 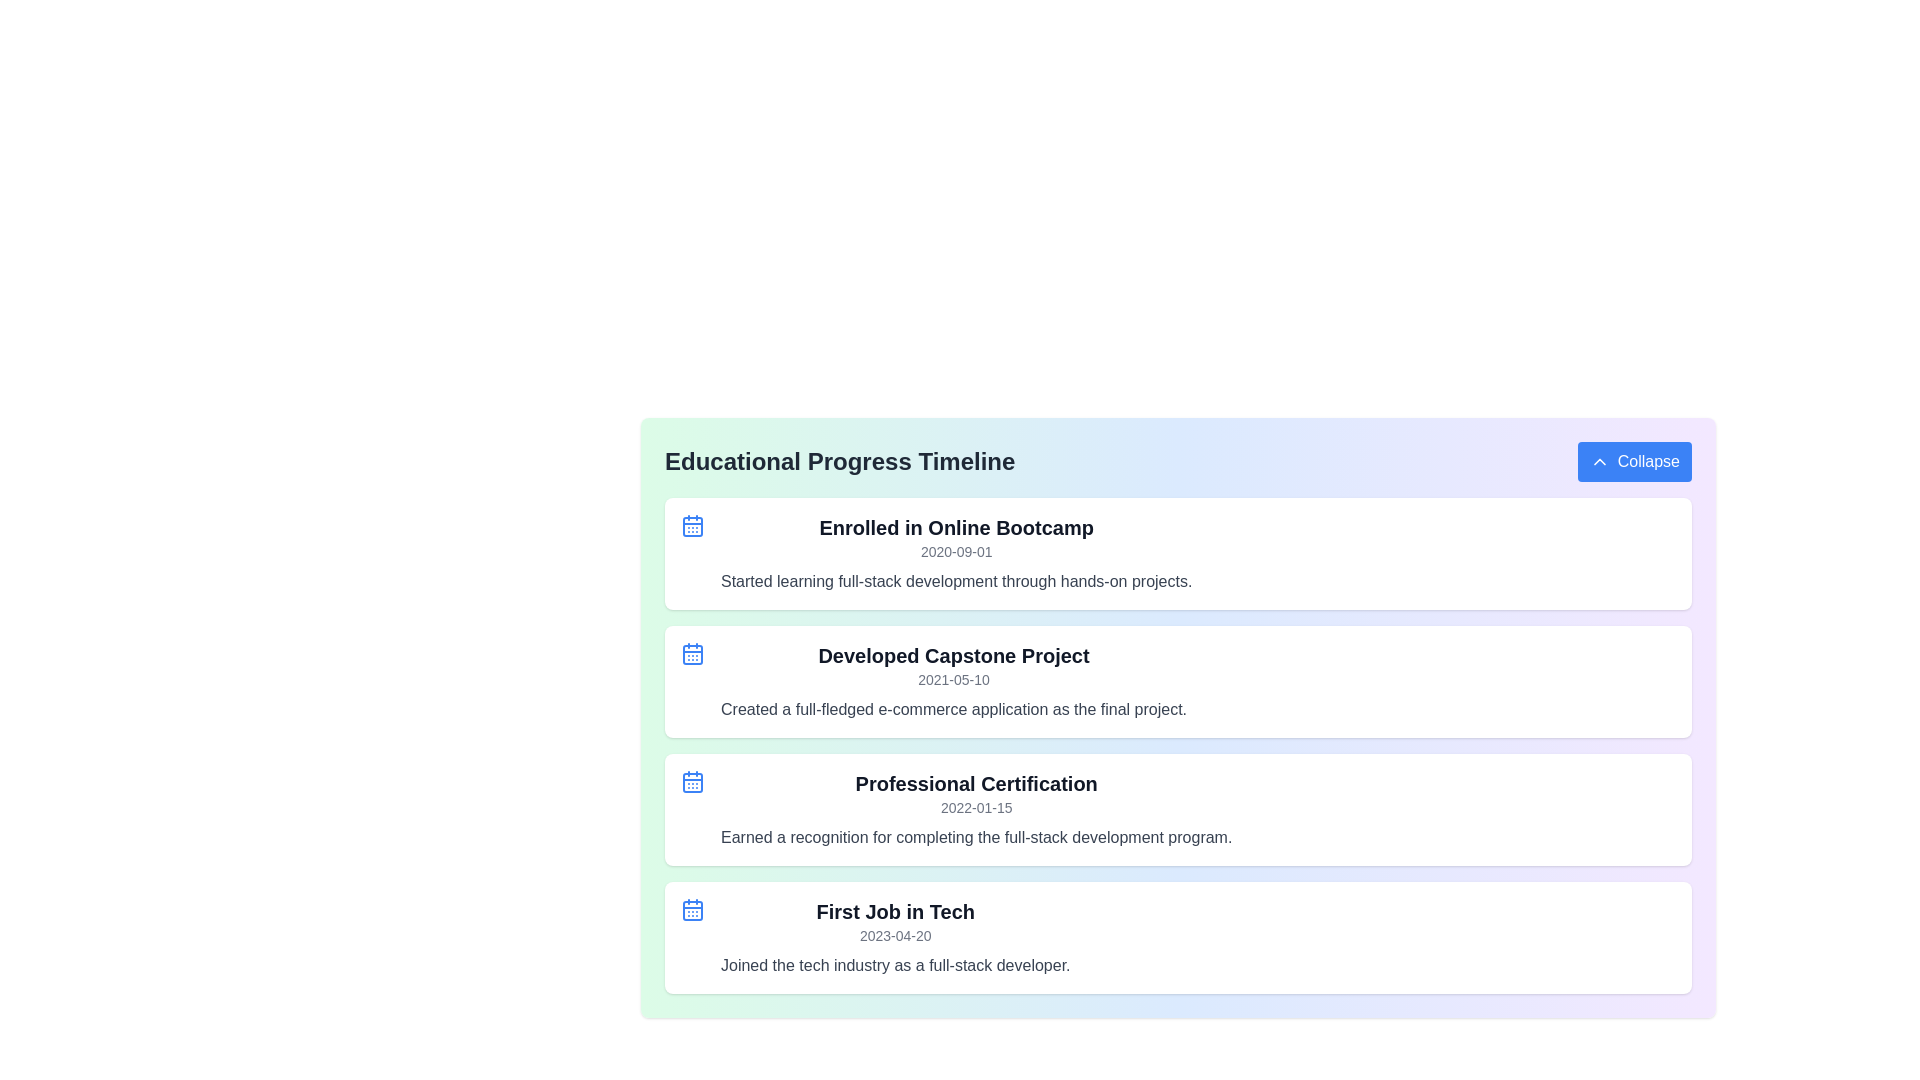 What do you see at coordinates (953, 678) in the screenshot?
I see `the static text indicating the timestamp or date marker located centrally in the second card of a chronological timeline, positioned below the title 'Developed Capstone Project' and above the descriptive text` at bounding box center [953, 678].